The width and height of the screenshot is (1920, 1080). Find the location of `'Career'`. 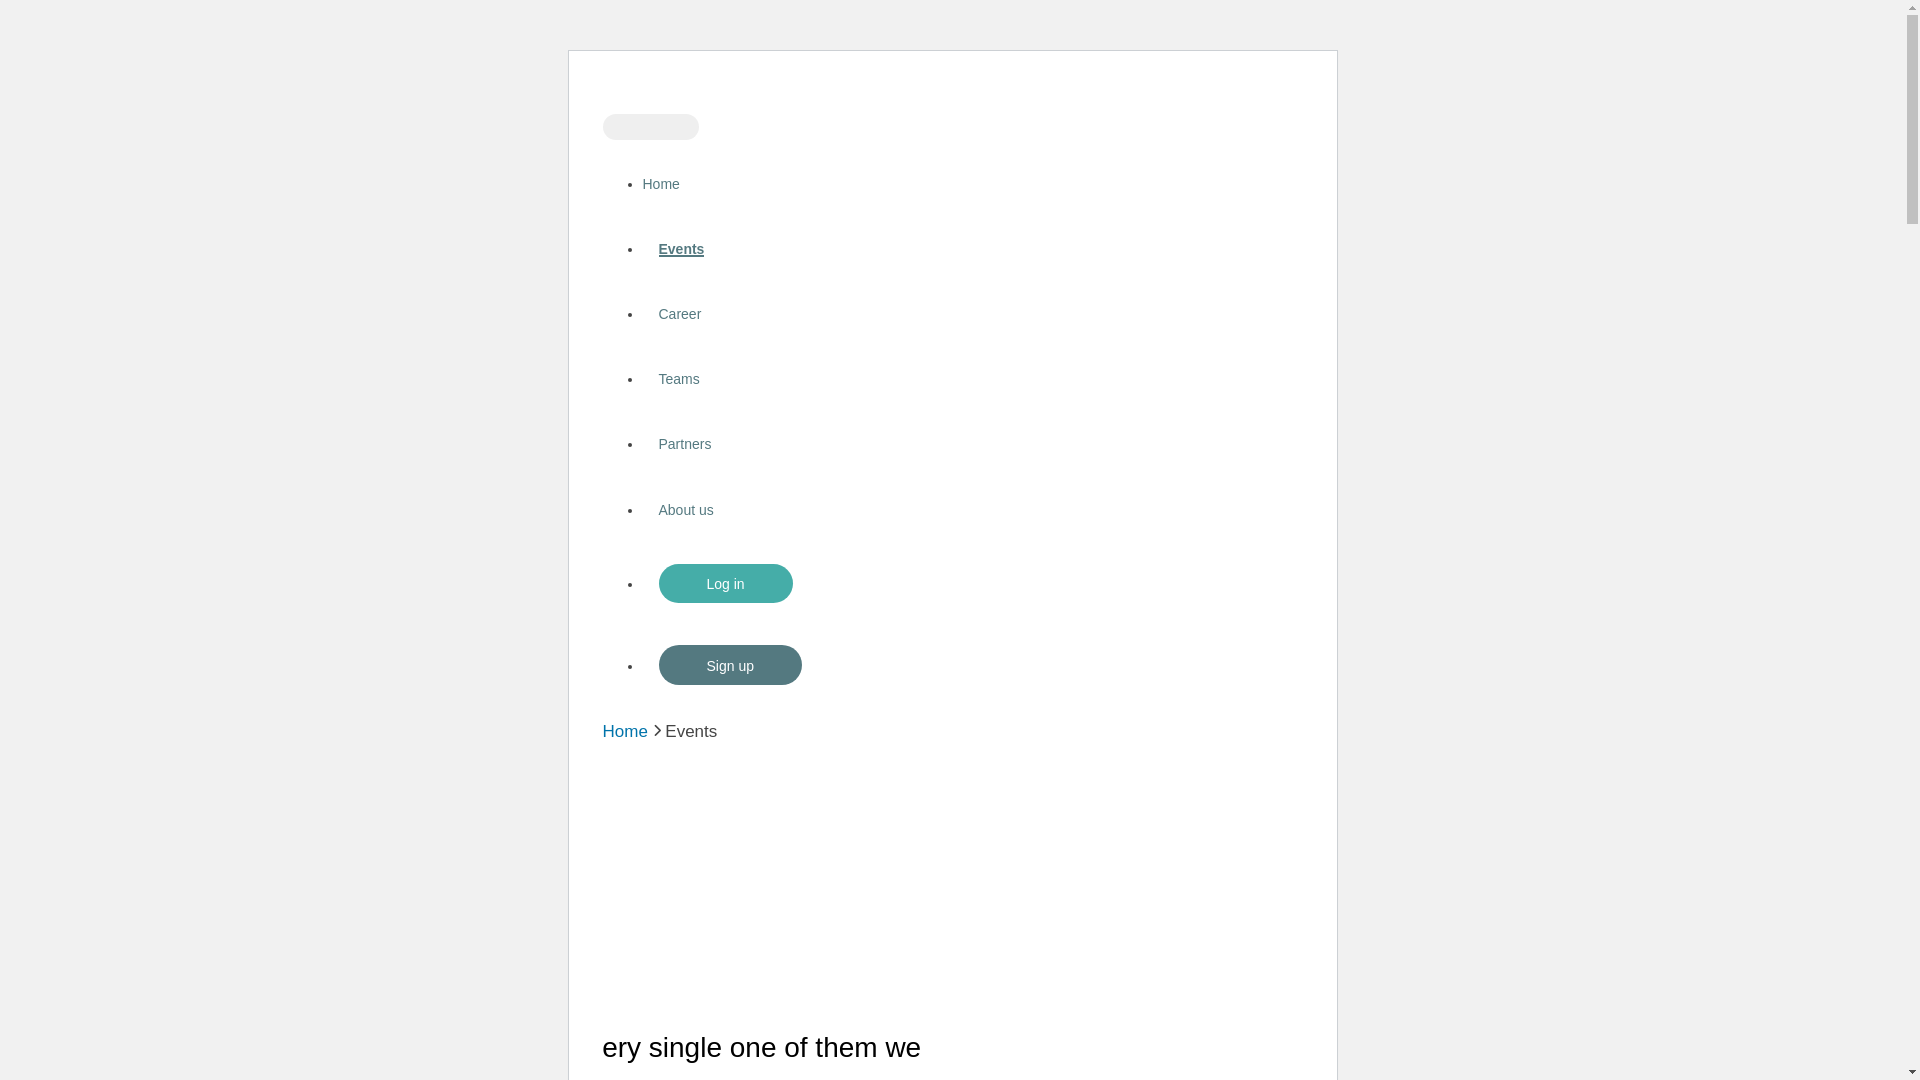

'Career' is located at coordinates (679, 313).